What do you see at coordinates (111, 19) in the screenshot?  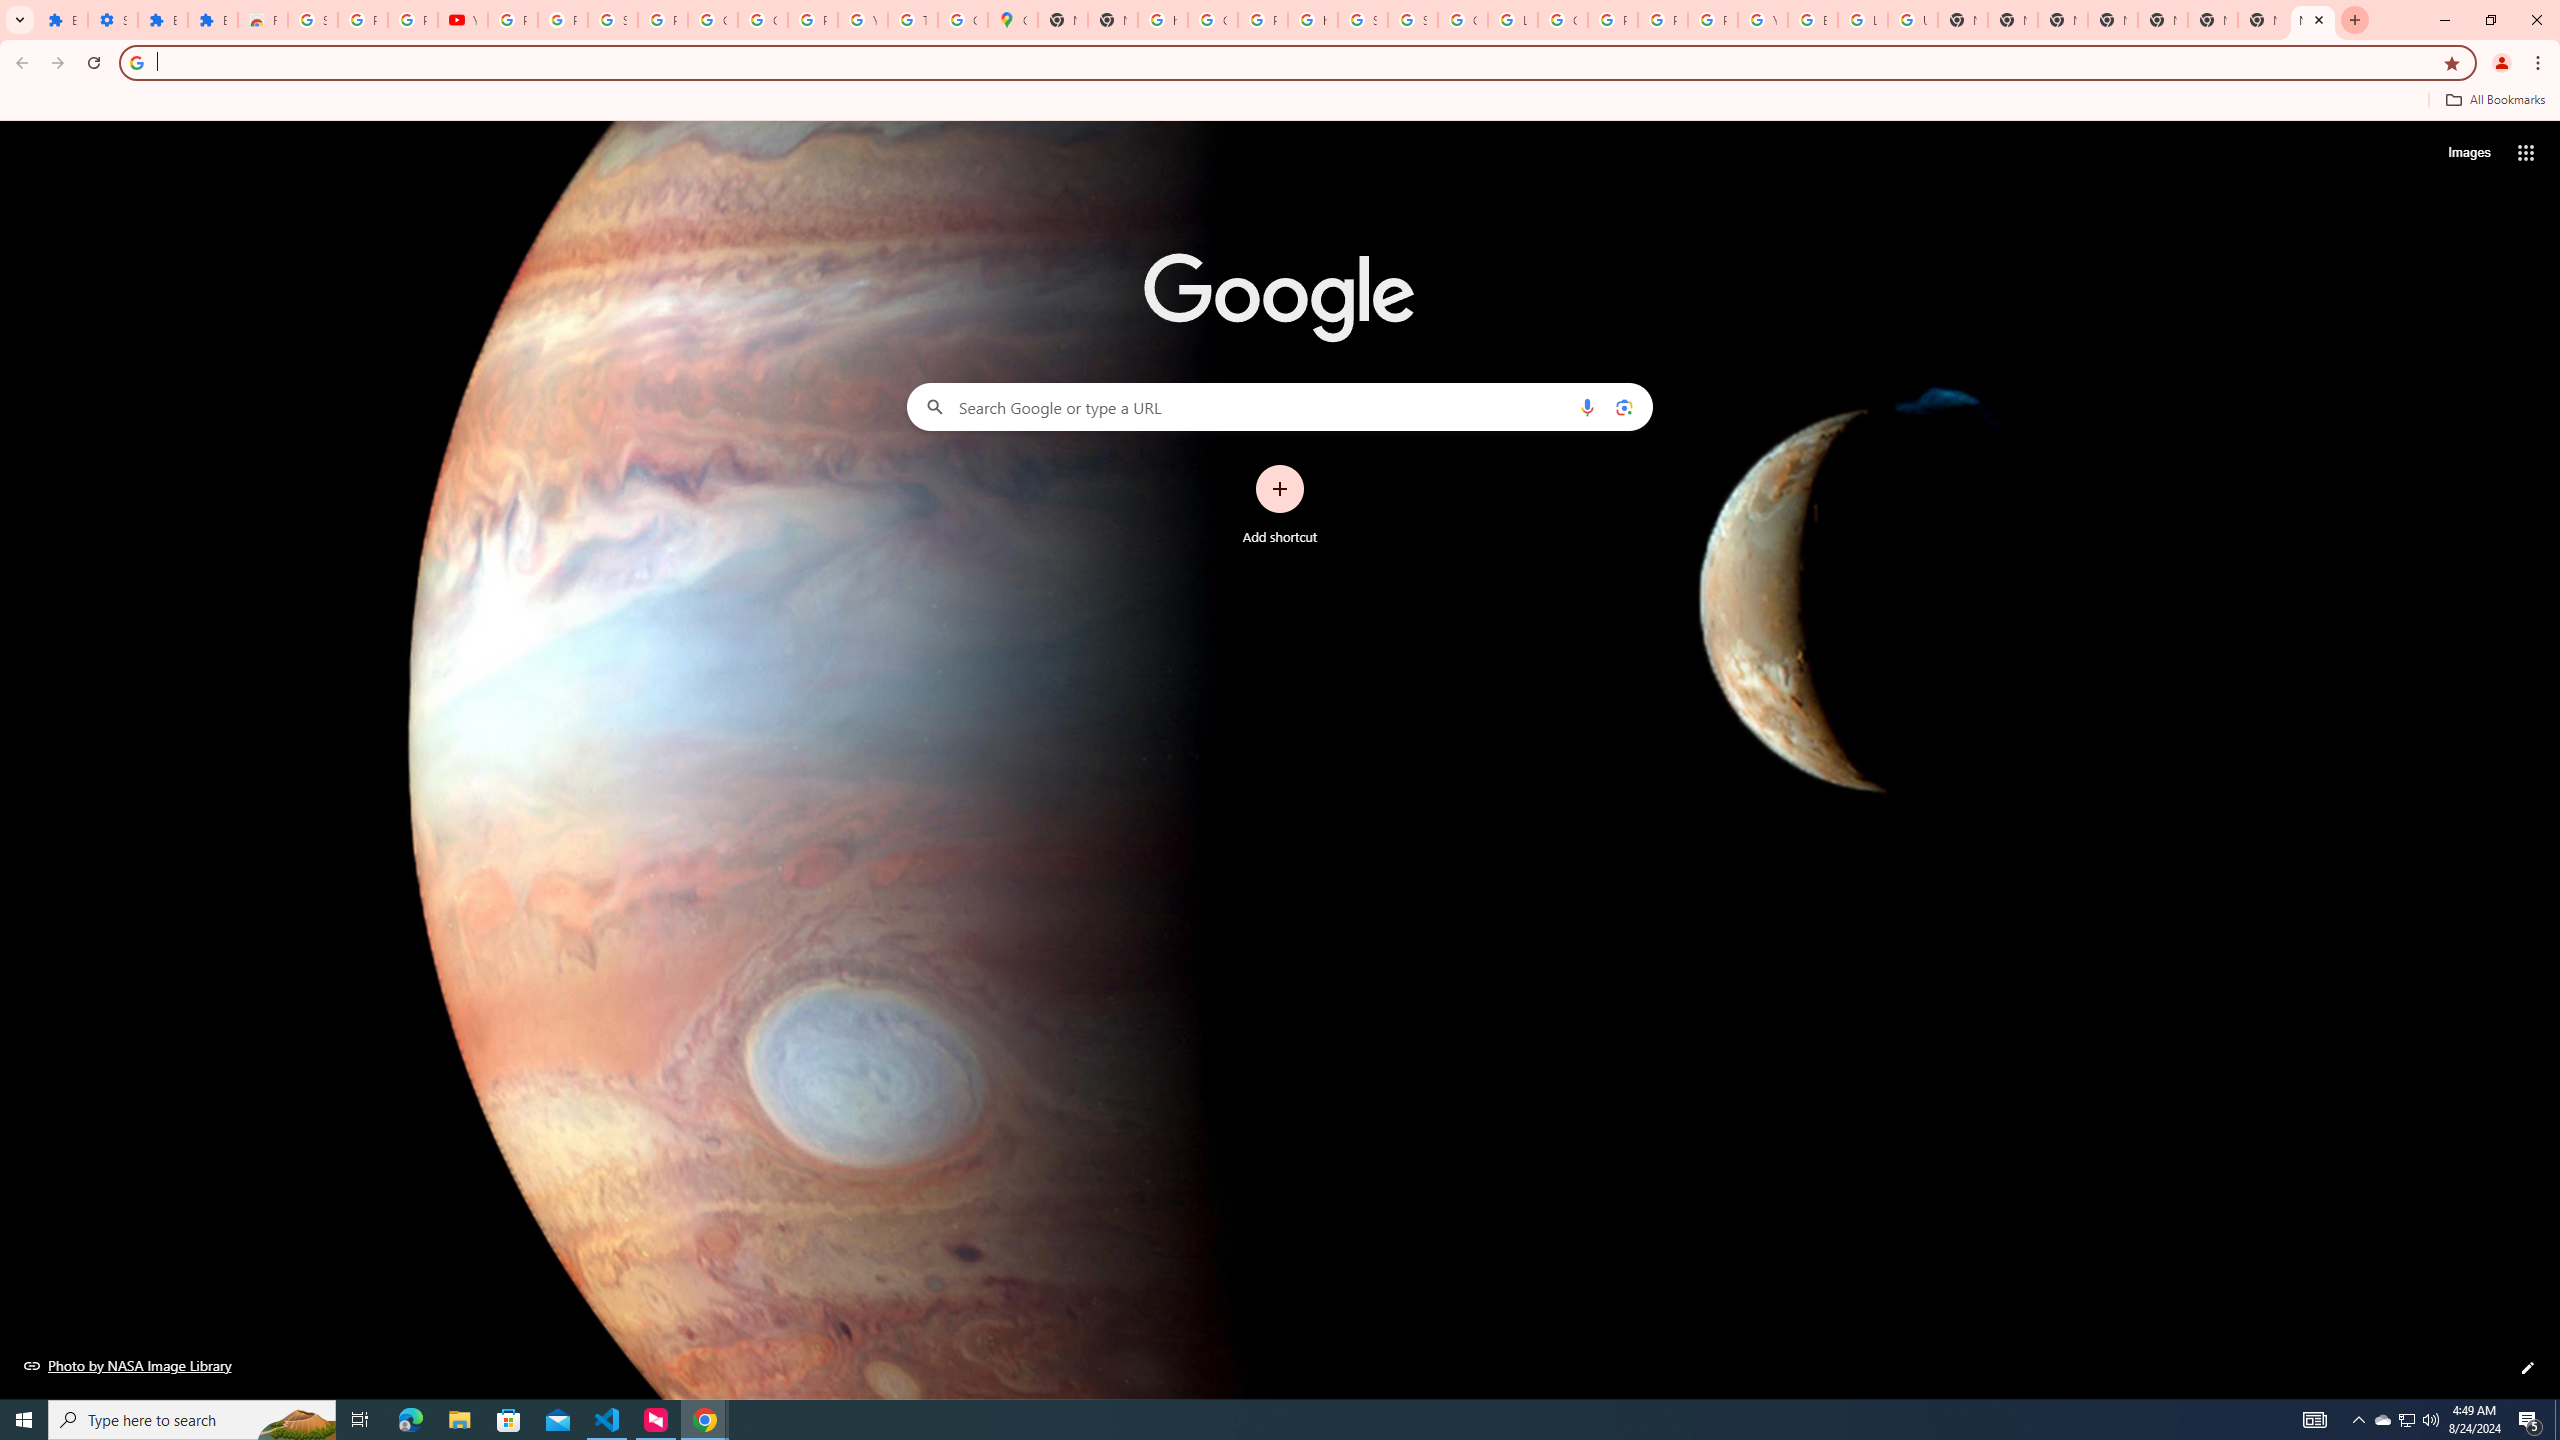 I see `'Settings'` at bounding box center [111, 19].